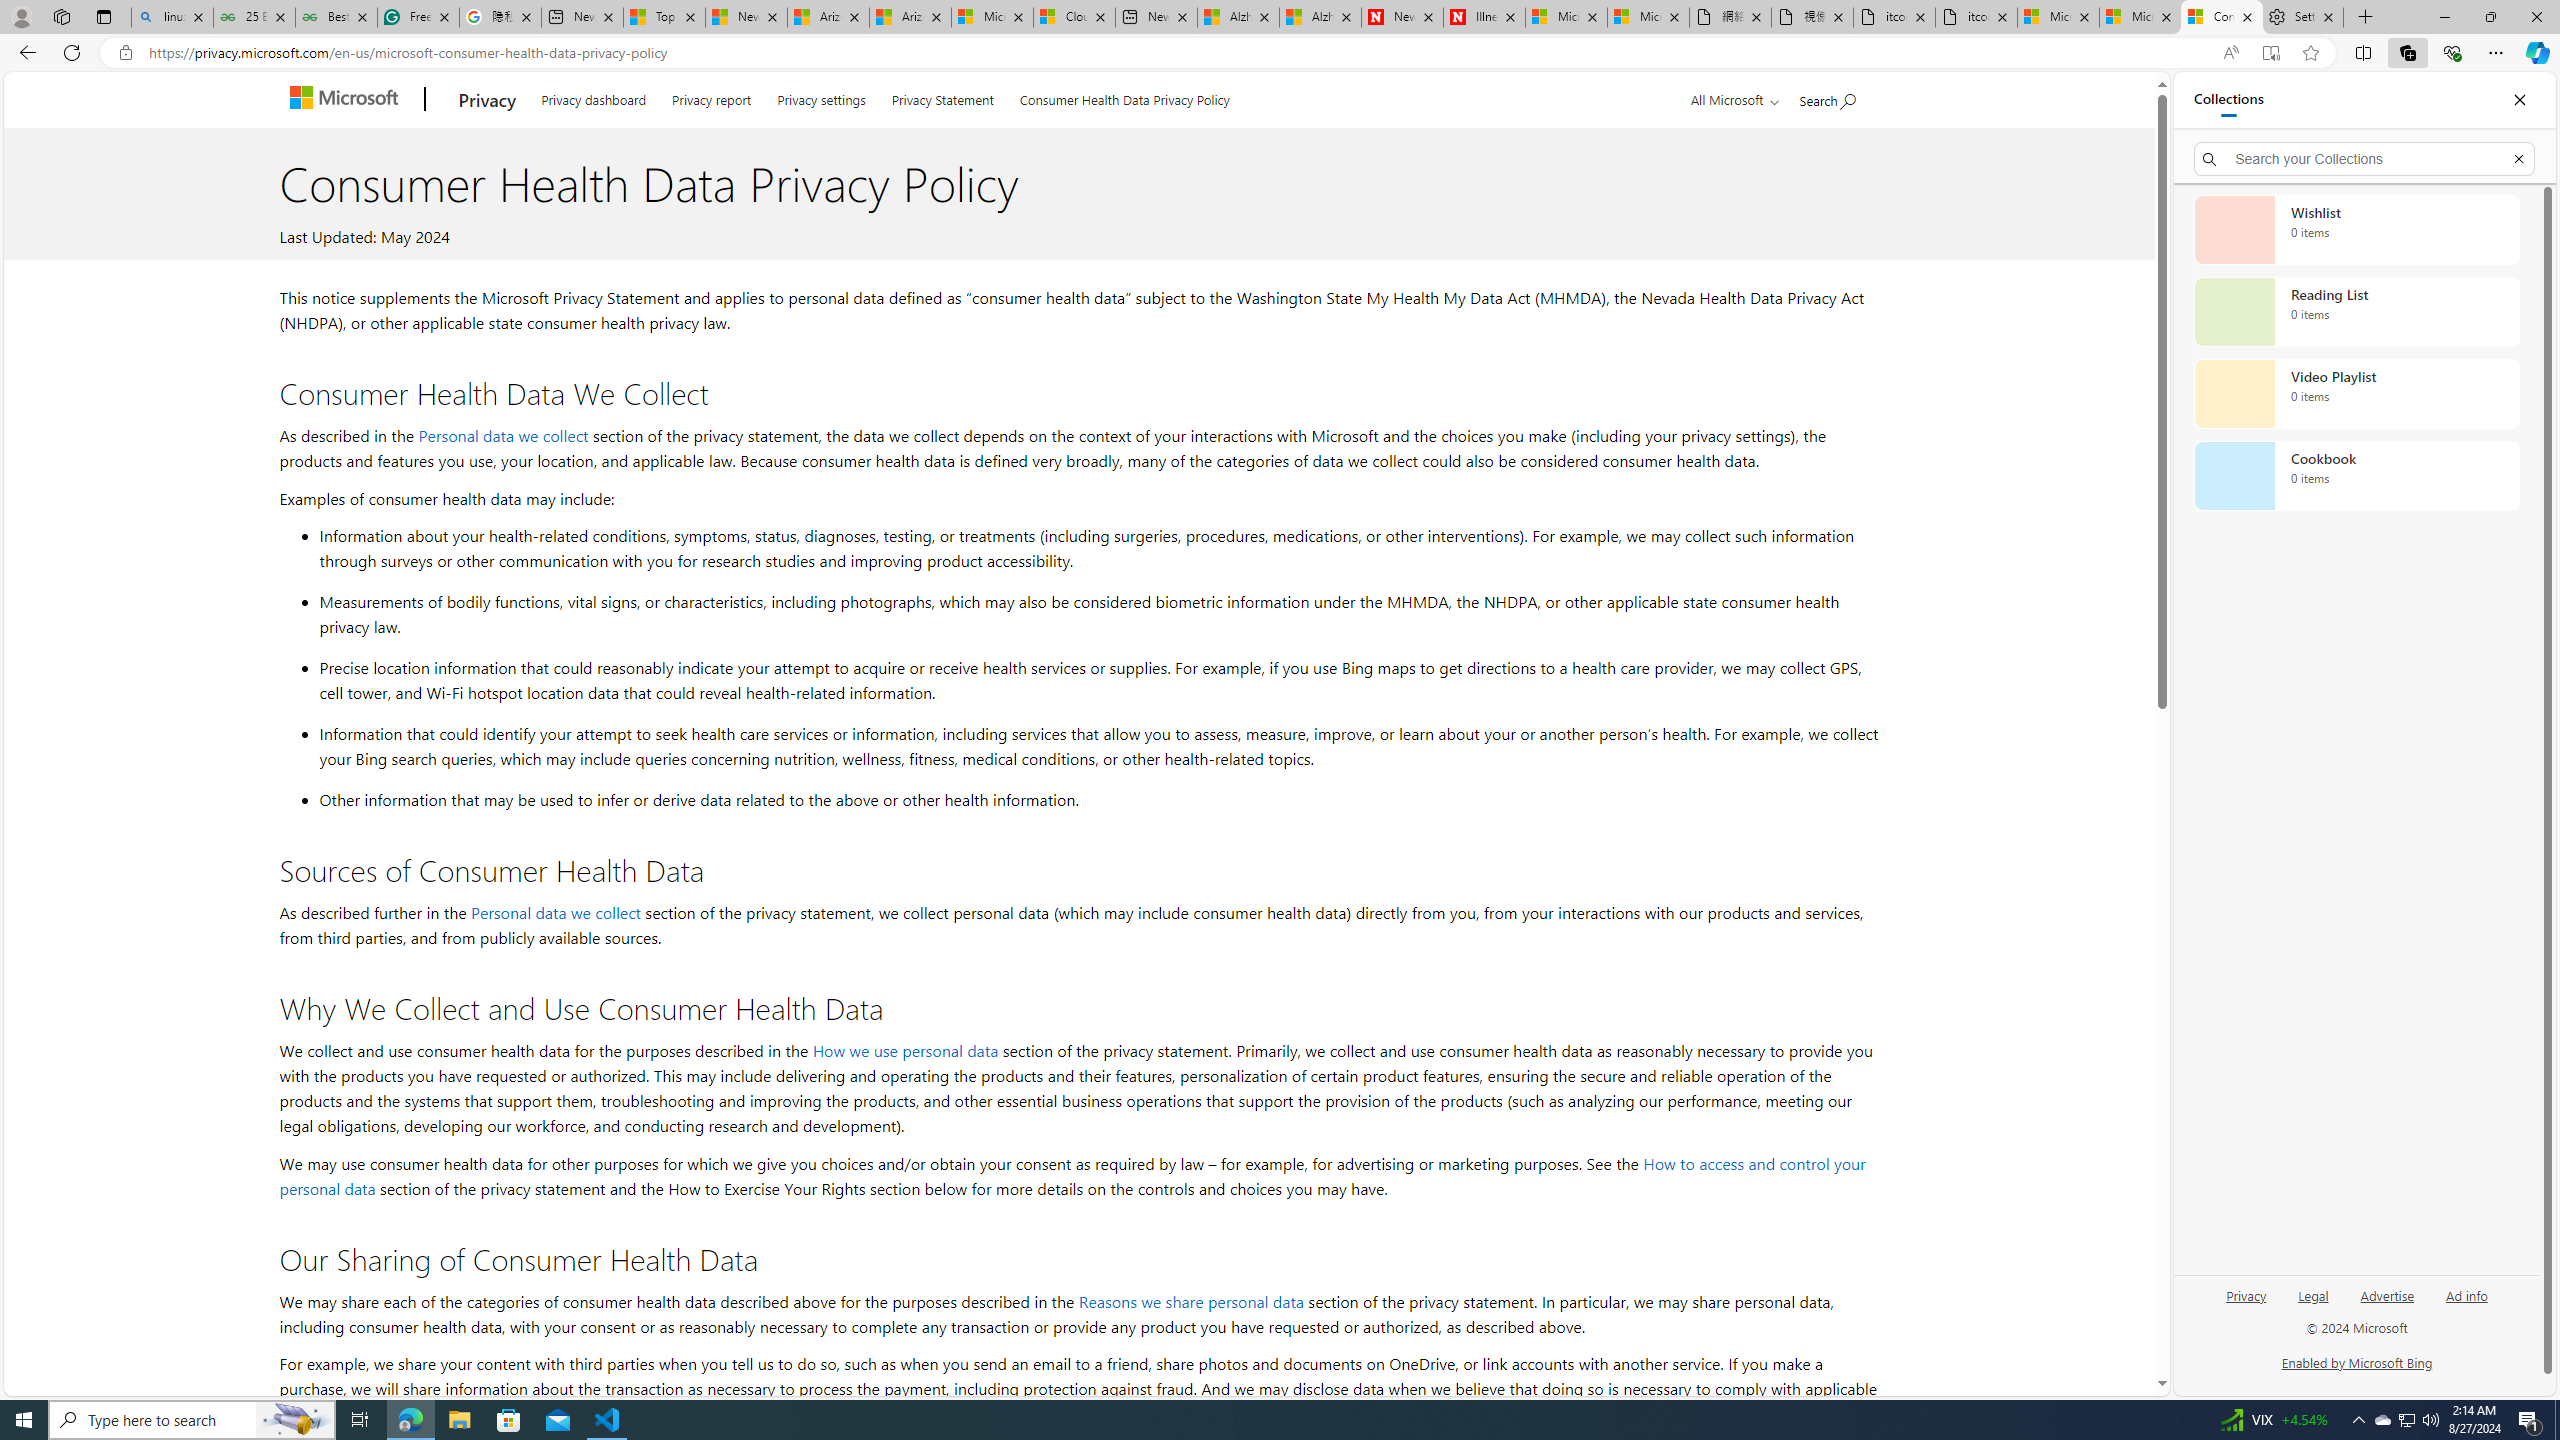 This screenshot has height=1440, width=2560. What do you see at coordinates (2519, 158) in the screenshot?
I see `'Exit search'` at bounding box center [2519, 158].